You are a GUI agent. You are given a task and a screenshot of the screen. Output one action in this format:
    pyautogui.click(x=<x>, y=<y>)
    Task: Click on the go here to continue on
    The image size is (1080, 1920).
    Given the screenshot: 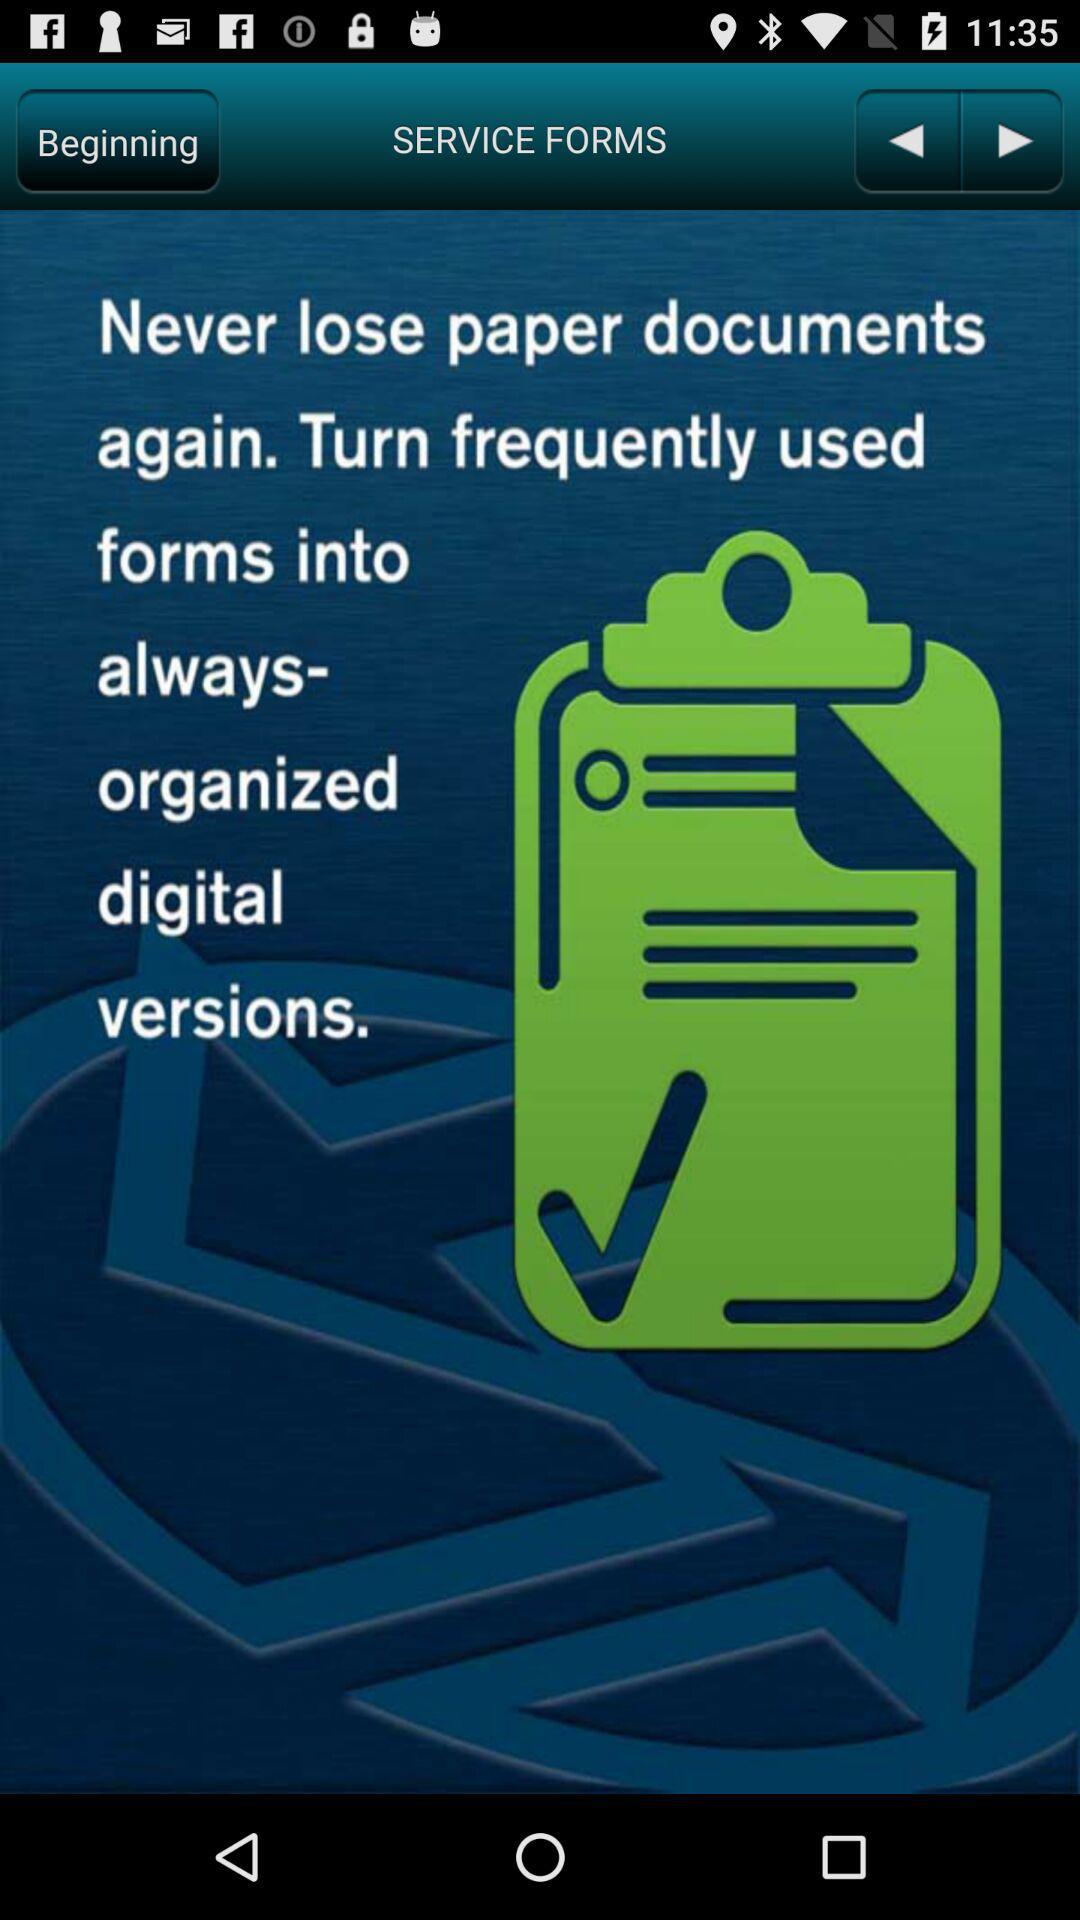 What is the action you would take?
    pyautogui.click(x=1011, y=140)
    